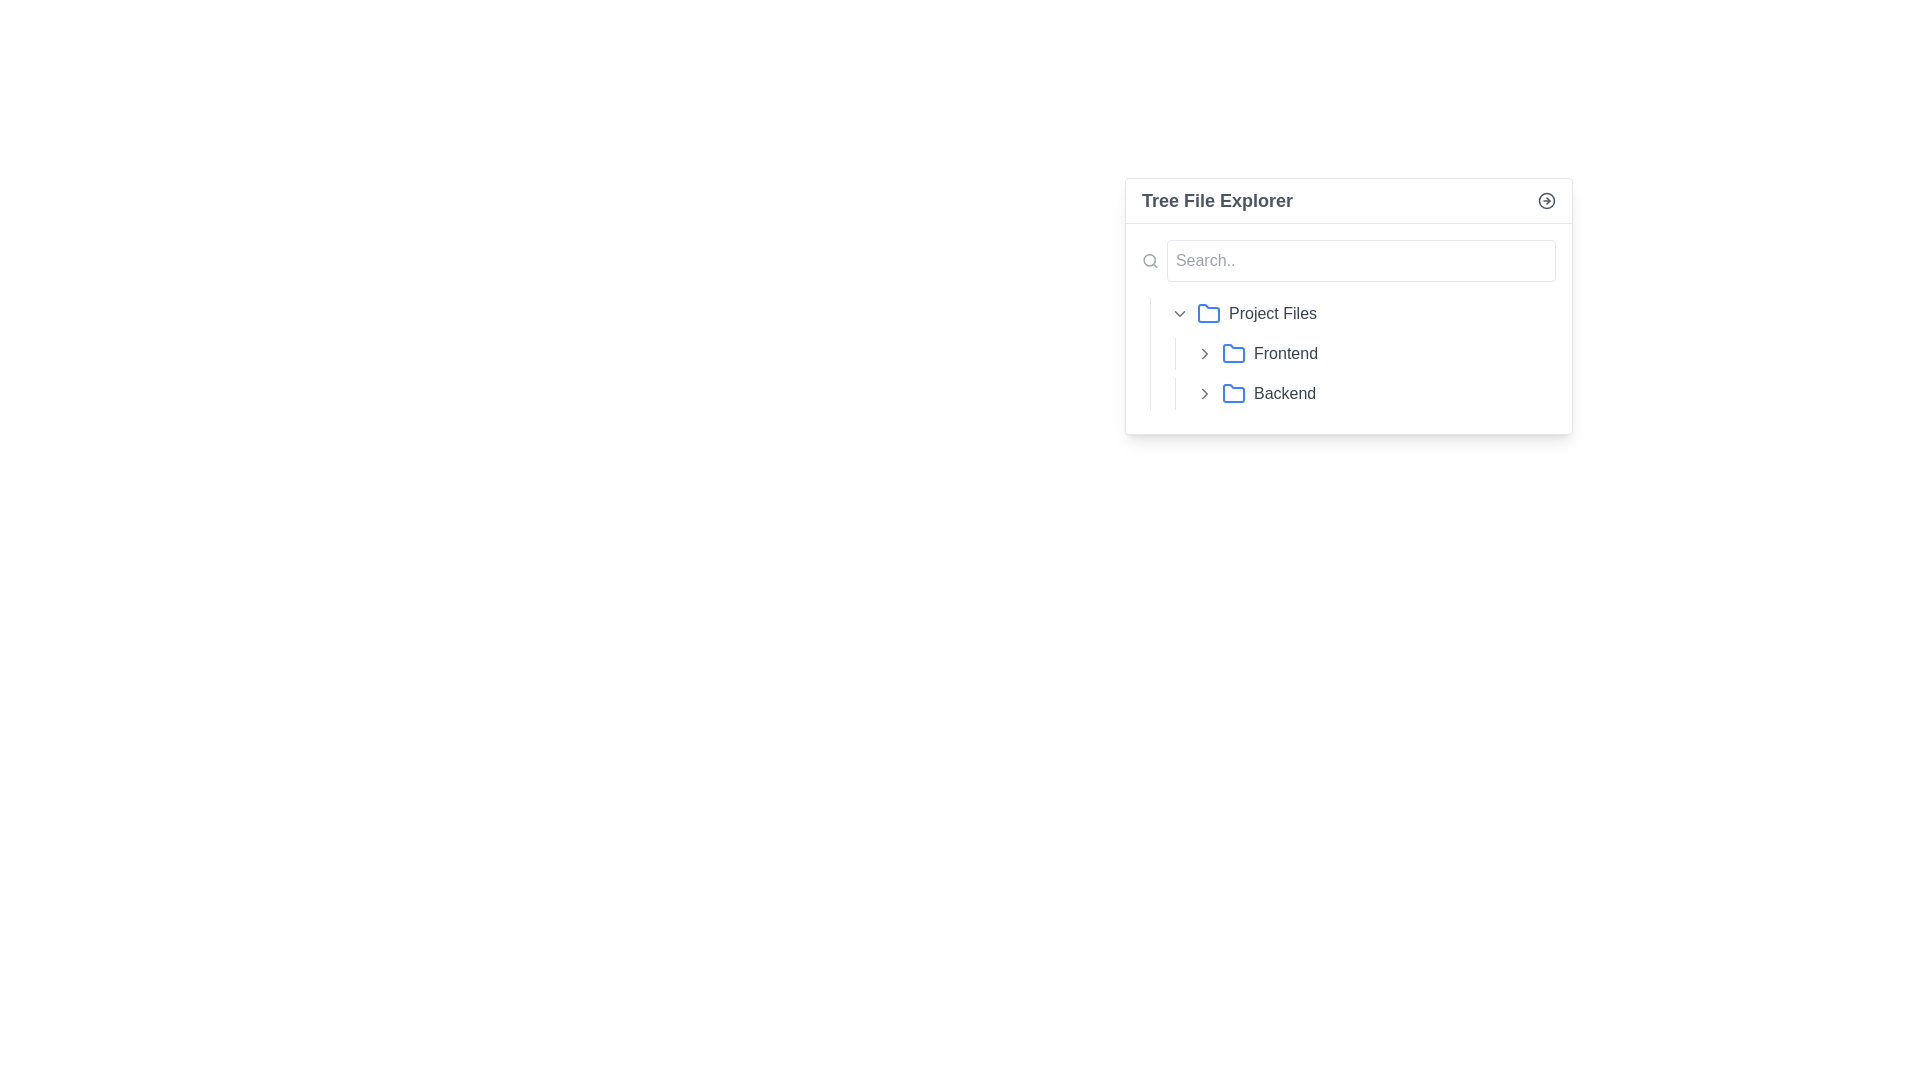  Describe the element at coordinates (1150, 260) in the screenshot. I see `the magnifying glass SVG icon located on the leftmost side of the toolbar, adjacent to the search input field` at that location.